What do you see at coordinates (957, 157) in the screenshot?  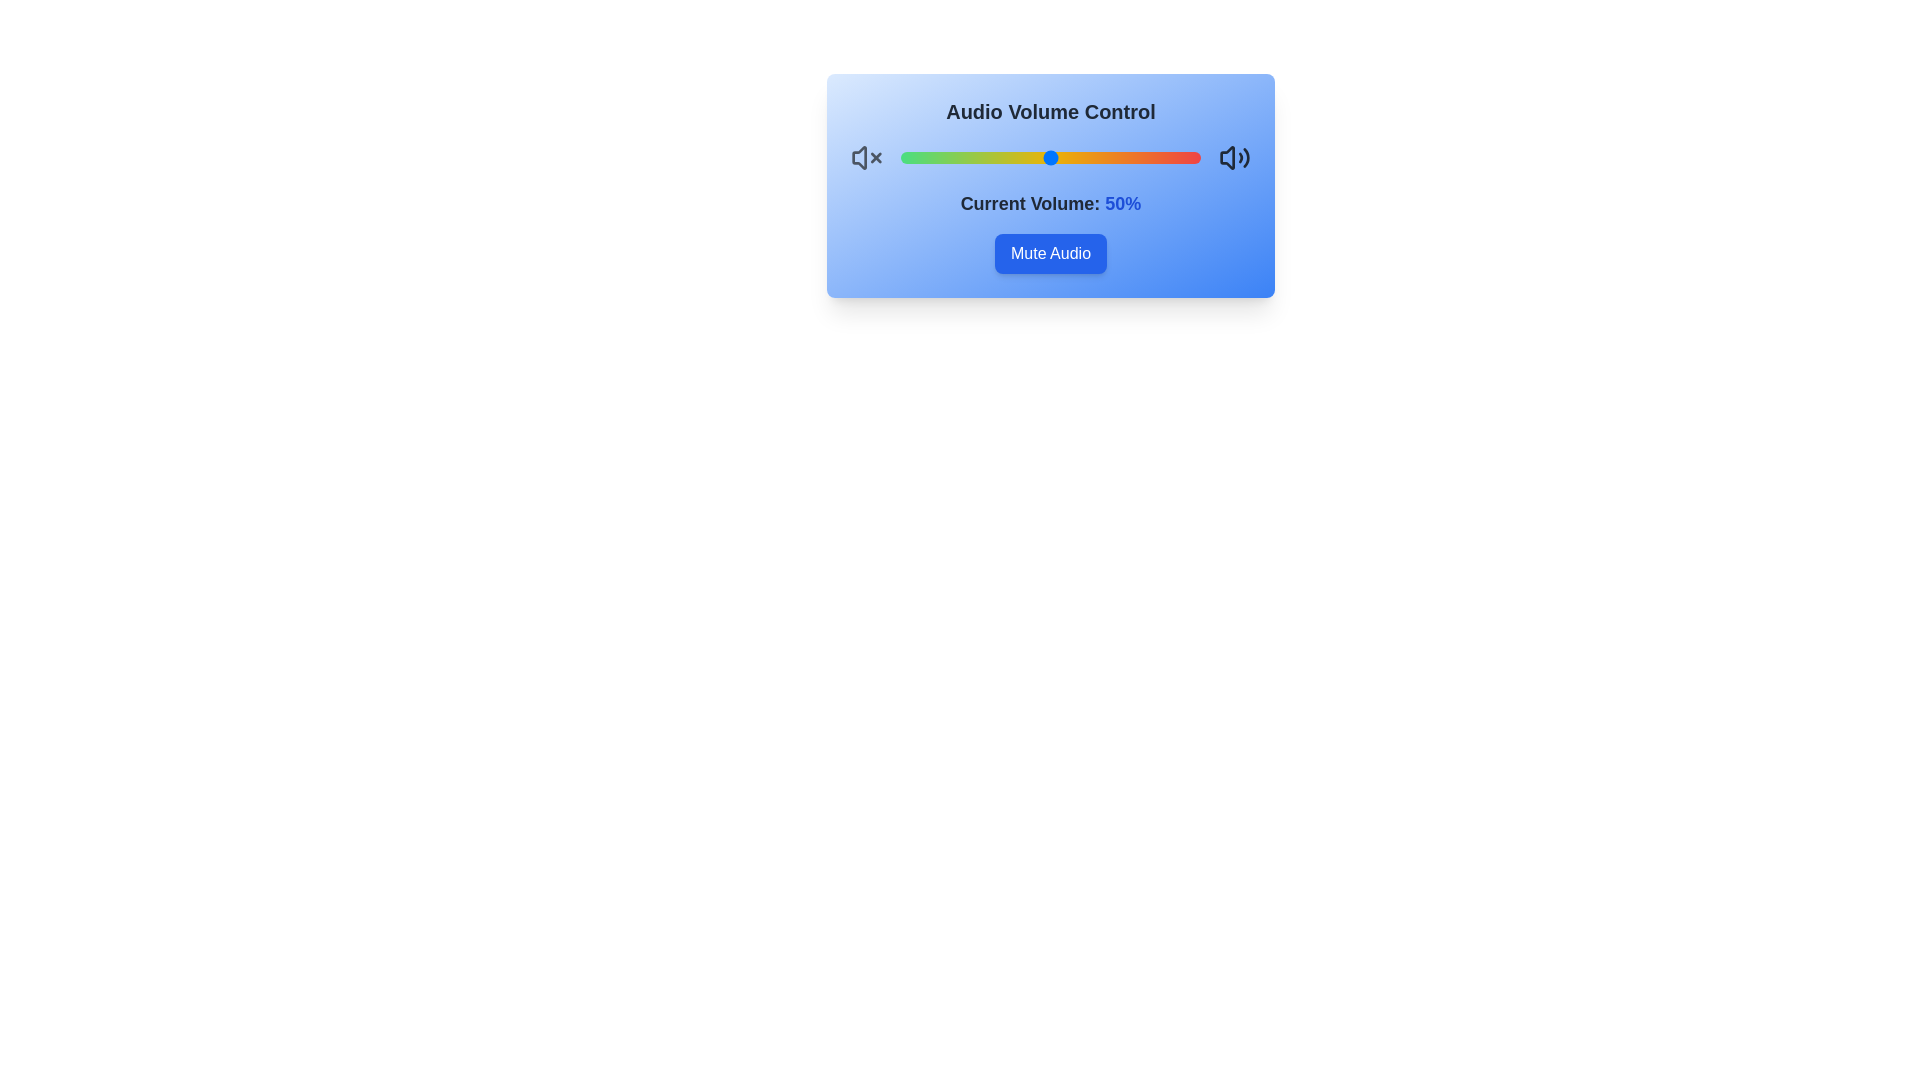 I see `the volume to 19%` at bounding box center [957, 157].